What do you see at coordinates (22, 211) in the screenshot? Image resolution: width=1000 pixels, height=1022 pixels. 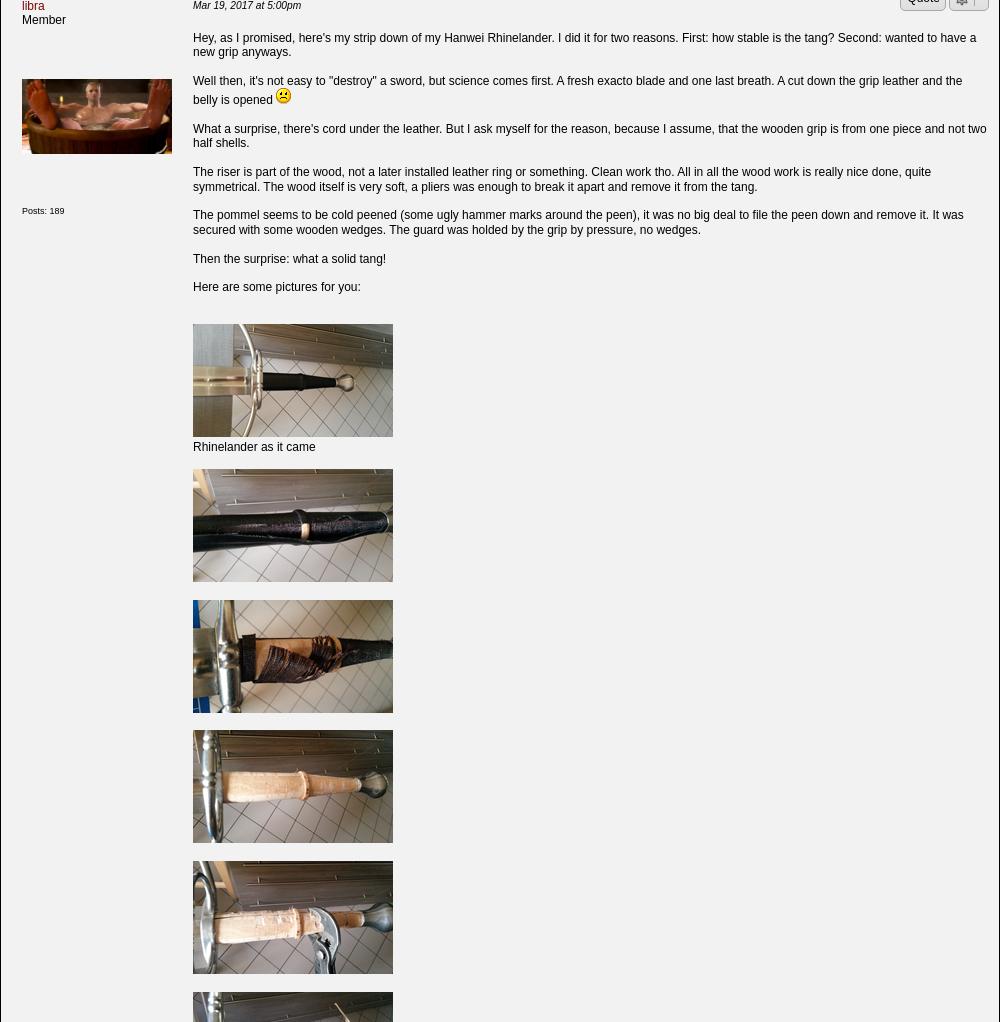 I see `'Posts: 189'` at bounding box center [22, 211].